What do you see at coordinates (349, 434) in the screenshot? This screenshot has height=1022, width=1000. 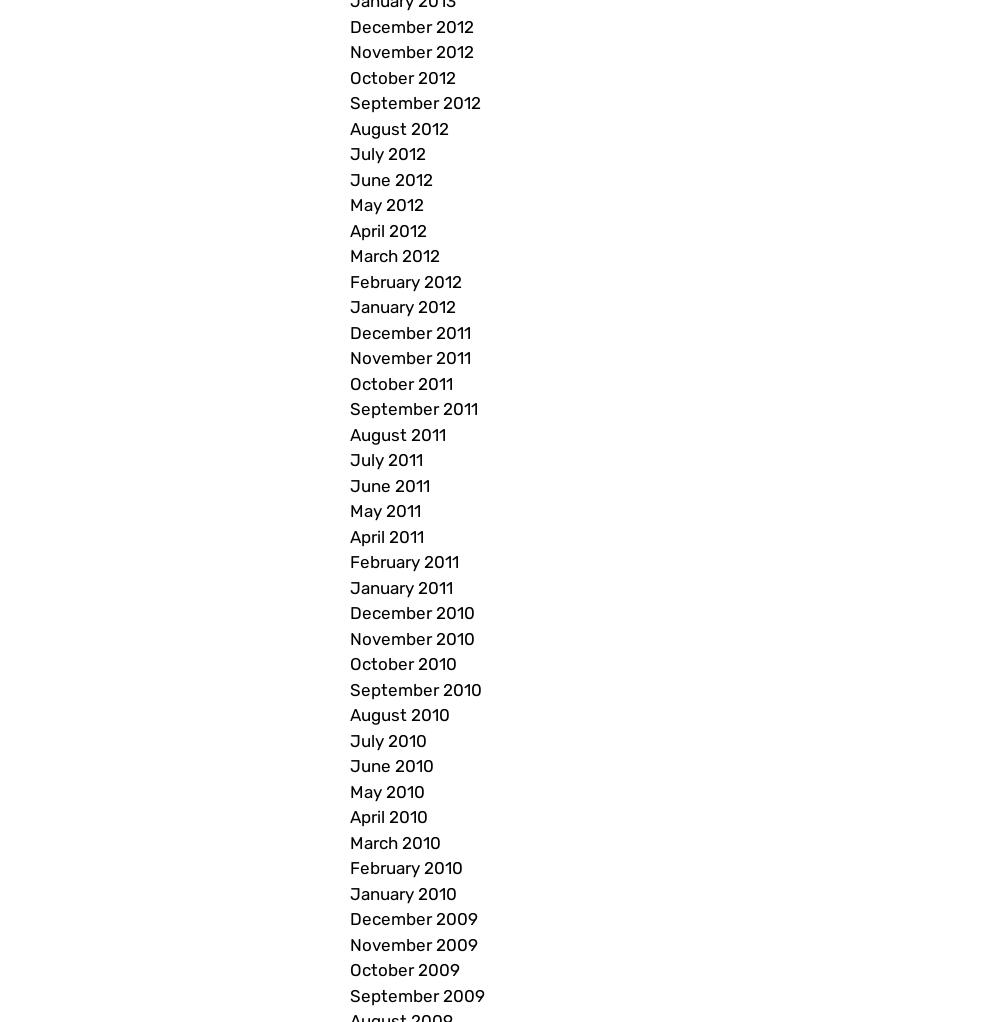 I see `'August 2011'` at bounding box center [349, 434].